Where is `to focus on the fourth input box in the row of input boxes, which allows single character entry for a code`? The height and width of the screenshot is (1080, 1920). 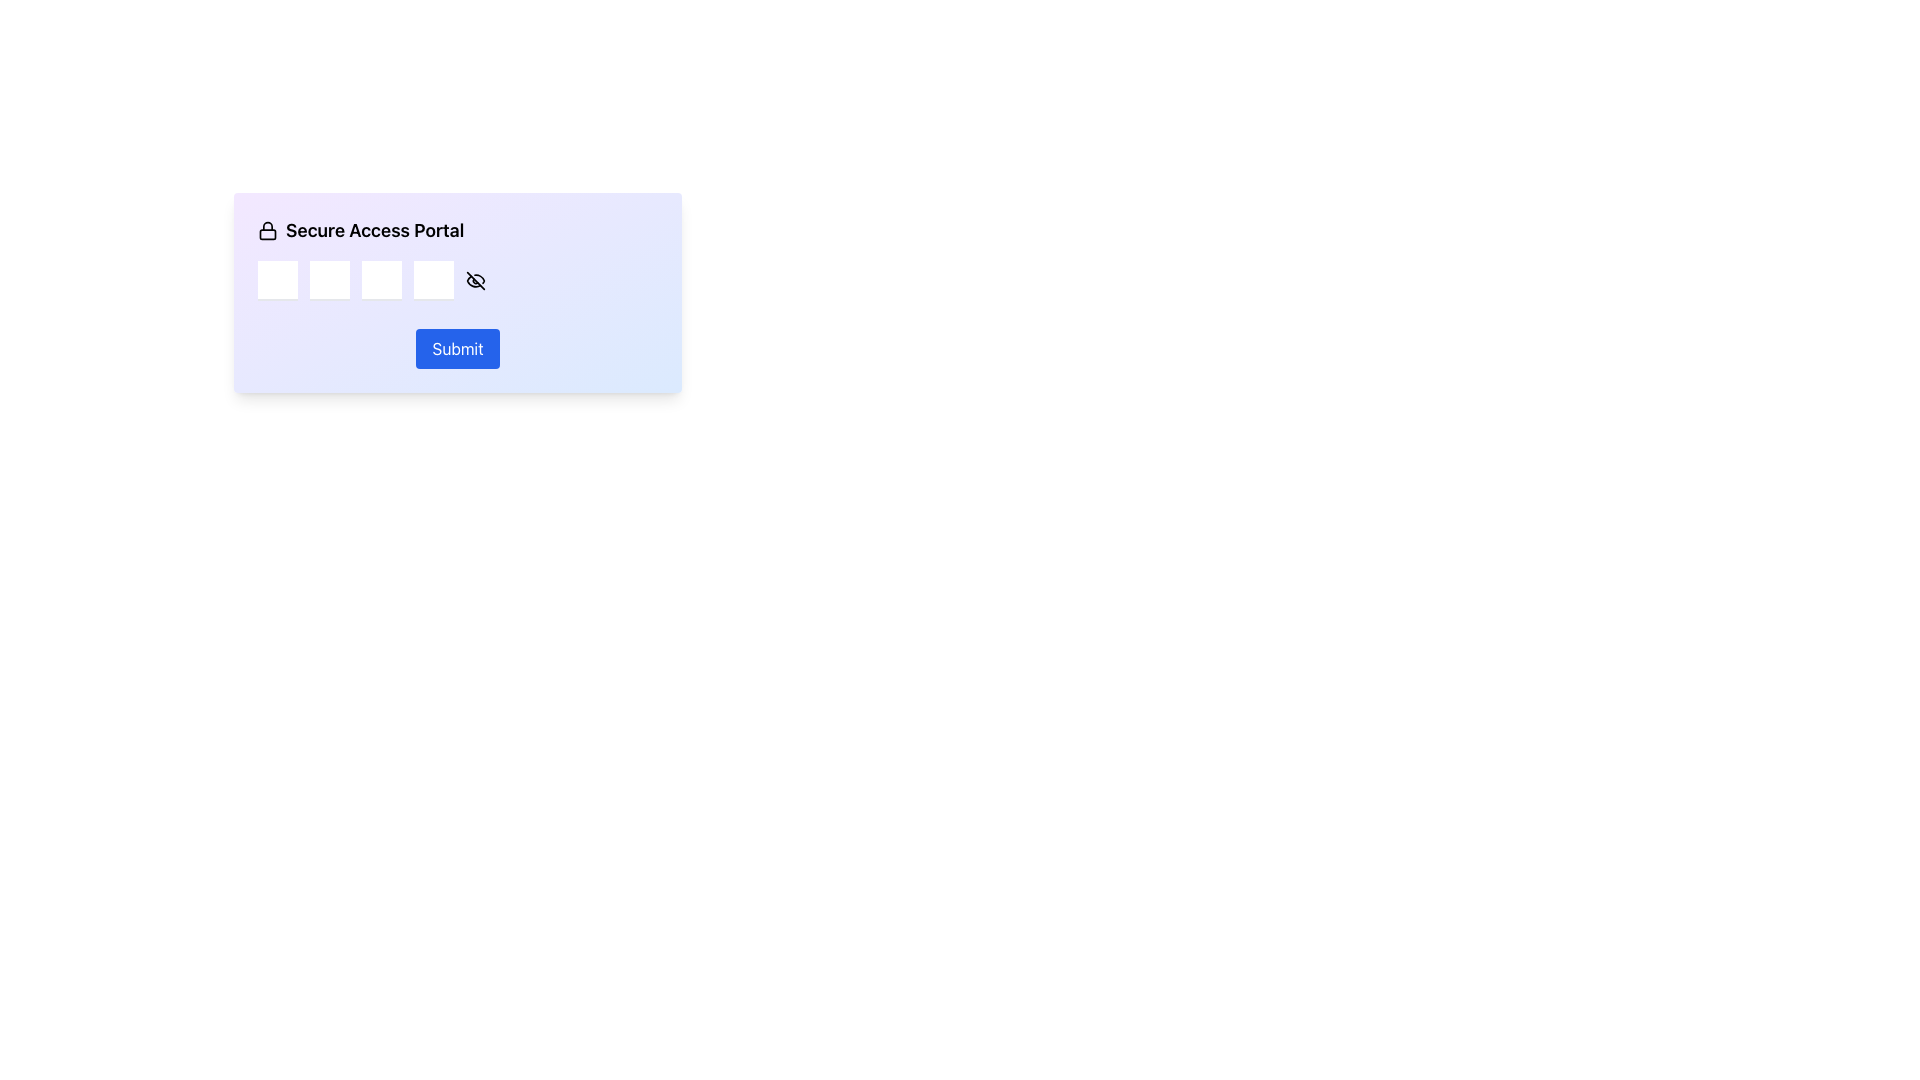
to focus on the fourth input box in the row of input boxes, which allows single character entry for a code is located at coordinates (432, 281).